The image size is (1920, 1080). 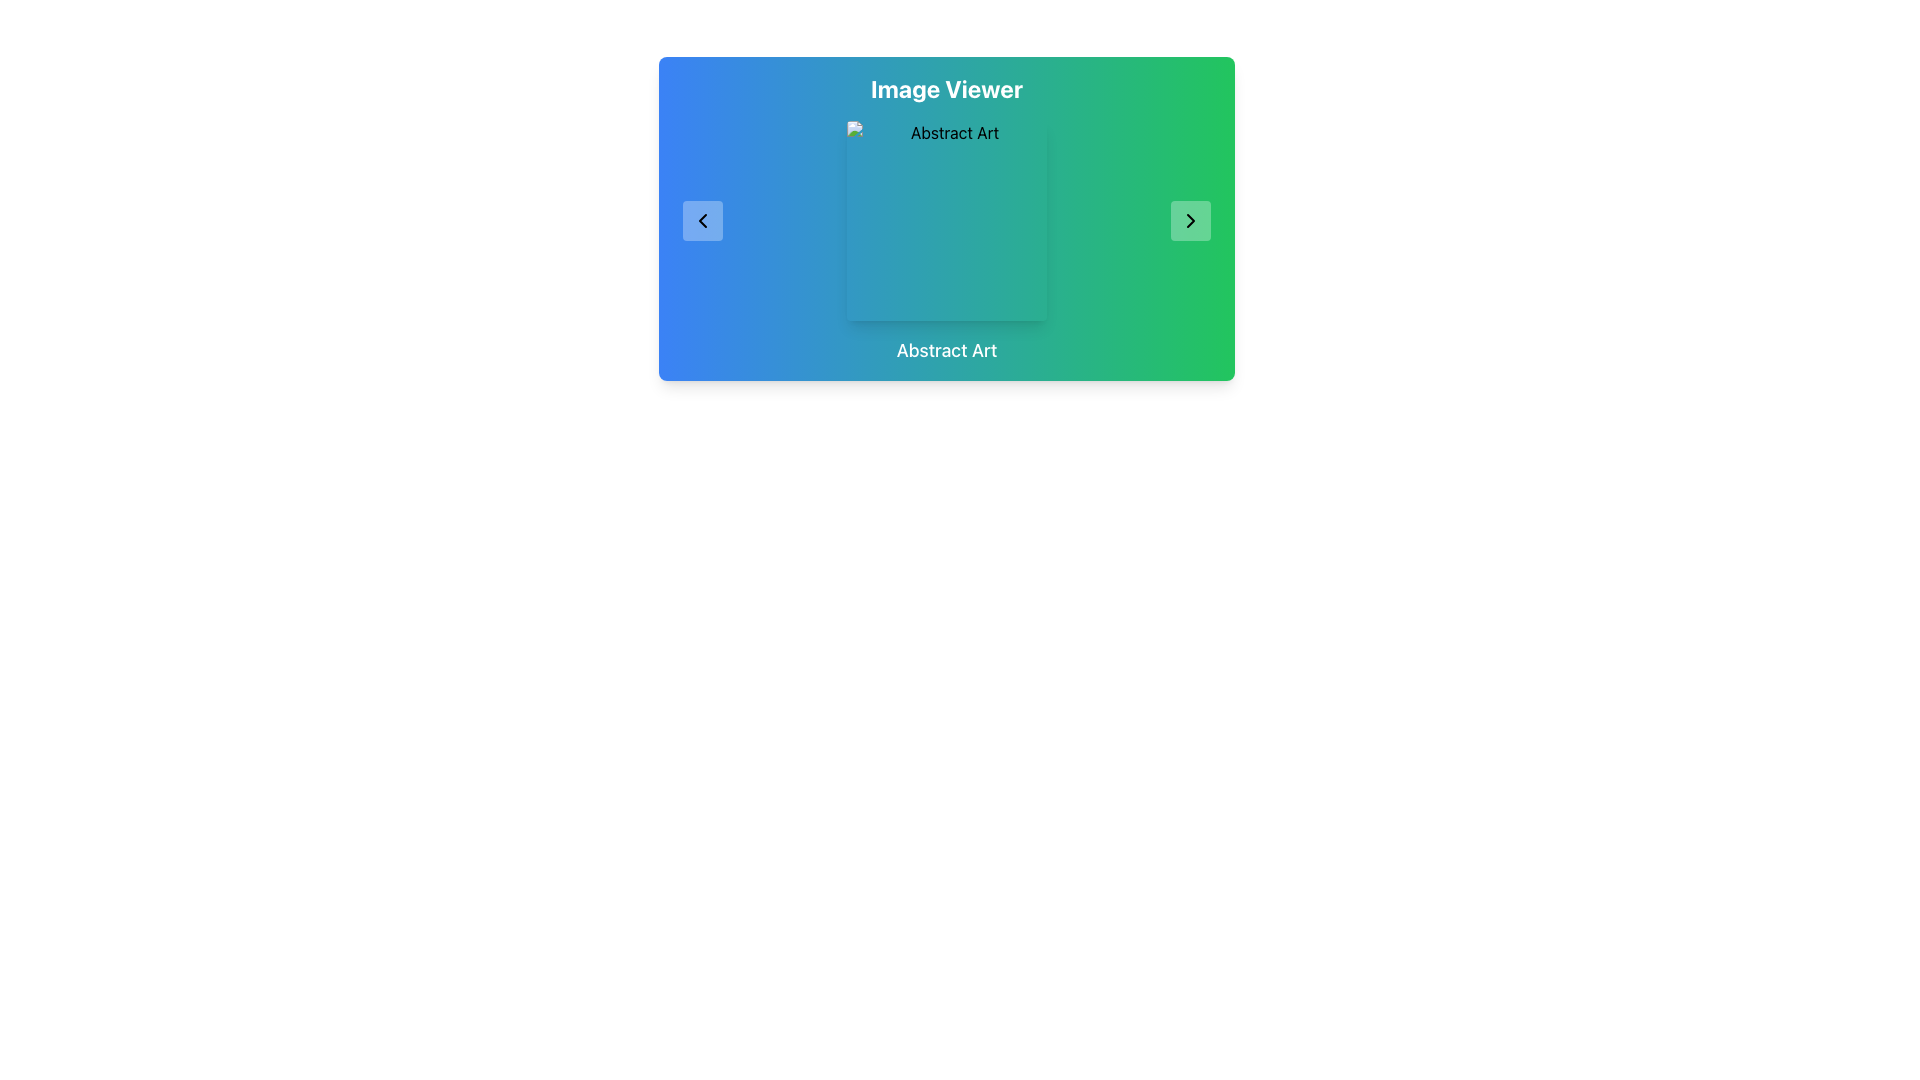 I want to click on the right-chevron icon located within the button in the top-right corner of the interface, so click(x=1190, y=220).